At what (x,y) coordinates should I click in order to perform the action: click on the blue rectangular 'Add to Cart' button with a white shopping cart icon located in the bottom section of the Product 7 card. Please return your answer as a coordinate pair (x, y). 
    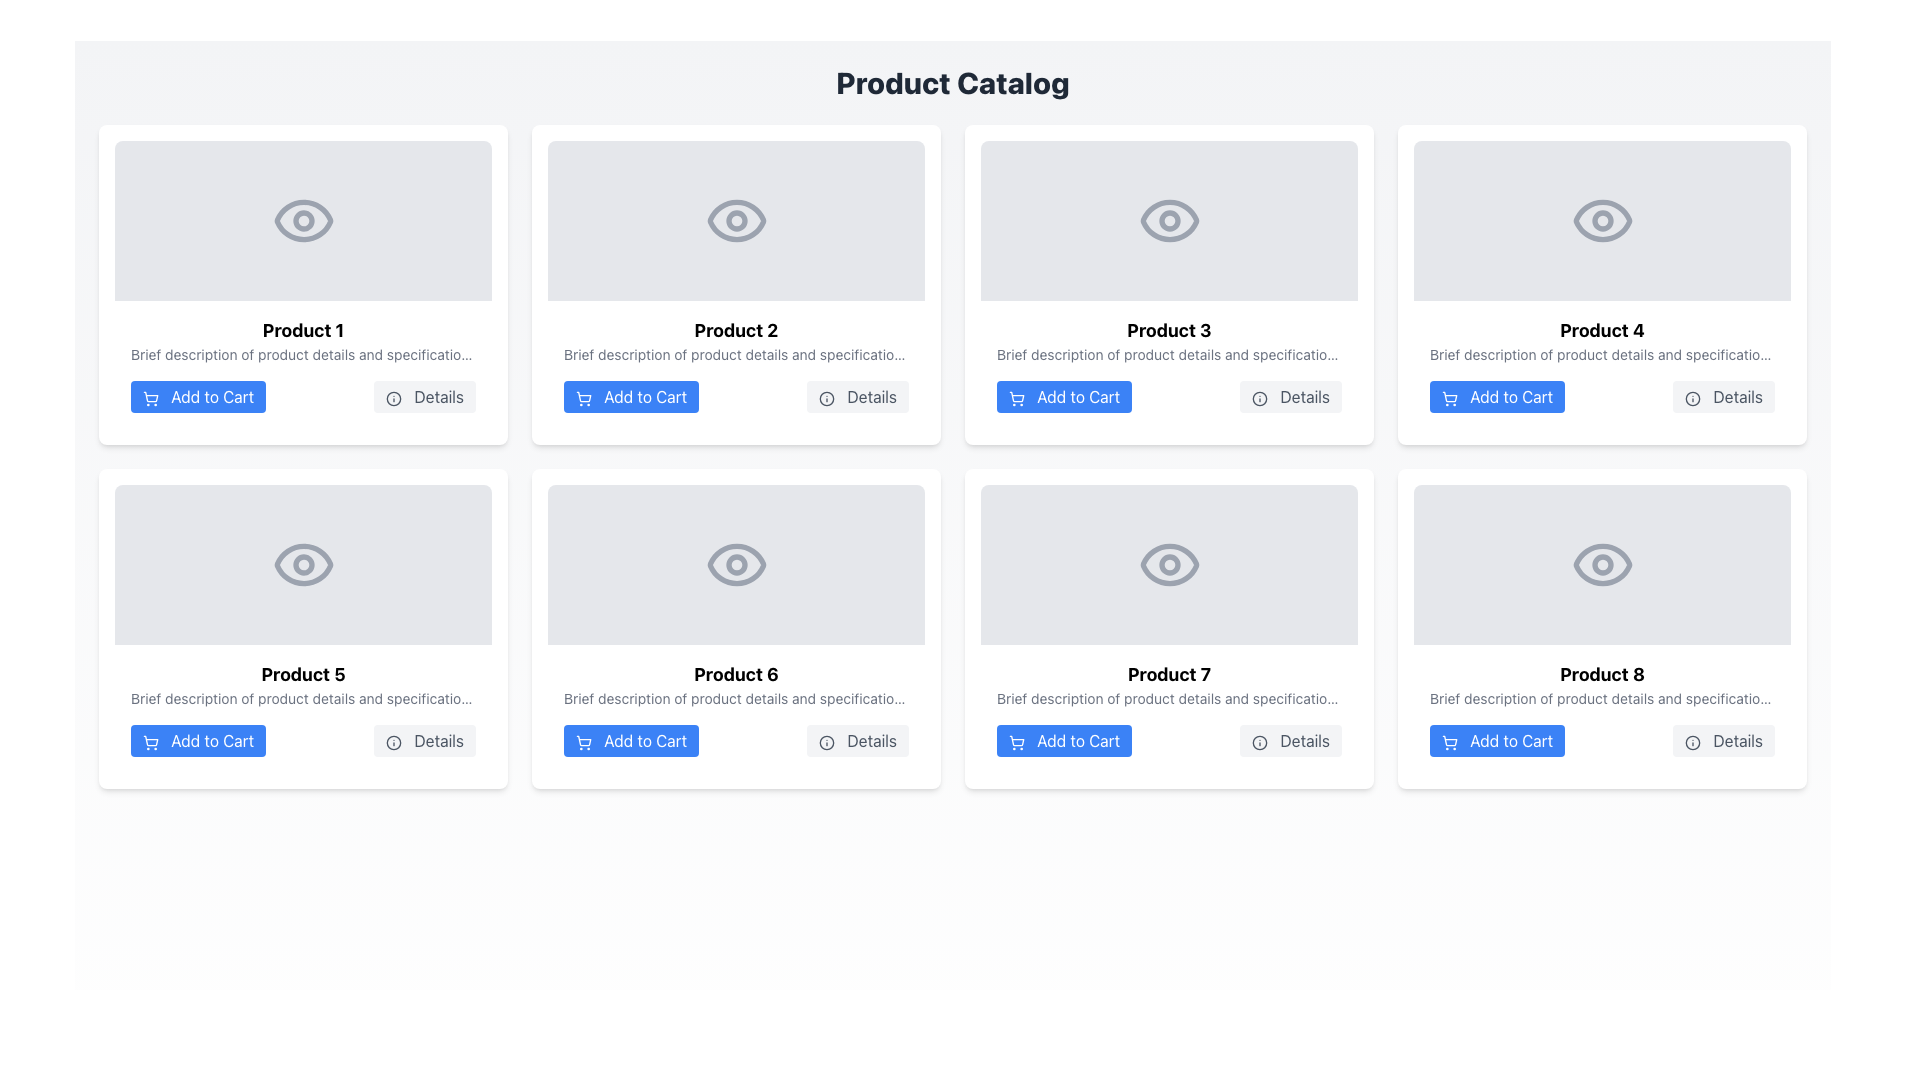
    Looking at the image, I should click on (1063, 740).